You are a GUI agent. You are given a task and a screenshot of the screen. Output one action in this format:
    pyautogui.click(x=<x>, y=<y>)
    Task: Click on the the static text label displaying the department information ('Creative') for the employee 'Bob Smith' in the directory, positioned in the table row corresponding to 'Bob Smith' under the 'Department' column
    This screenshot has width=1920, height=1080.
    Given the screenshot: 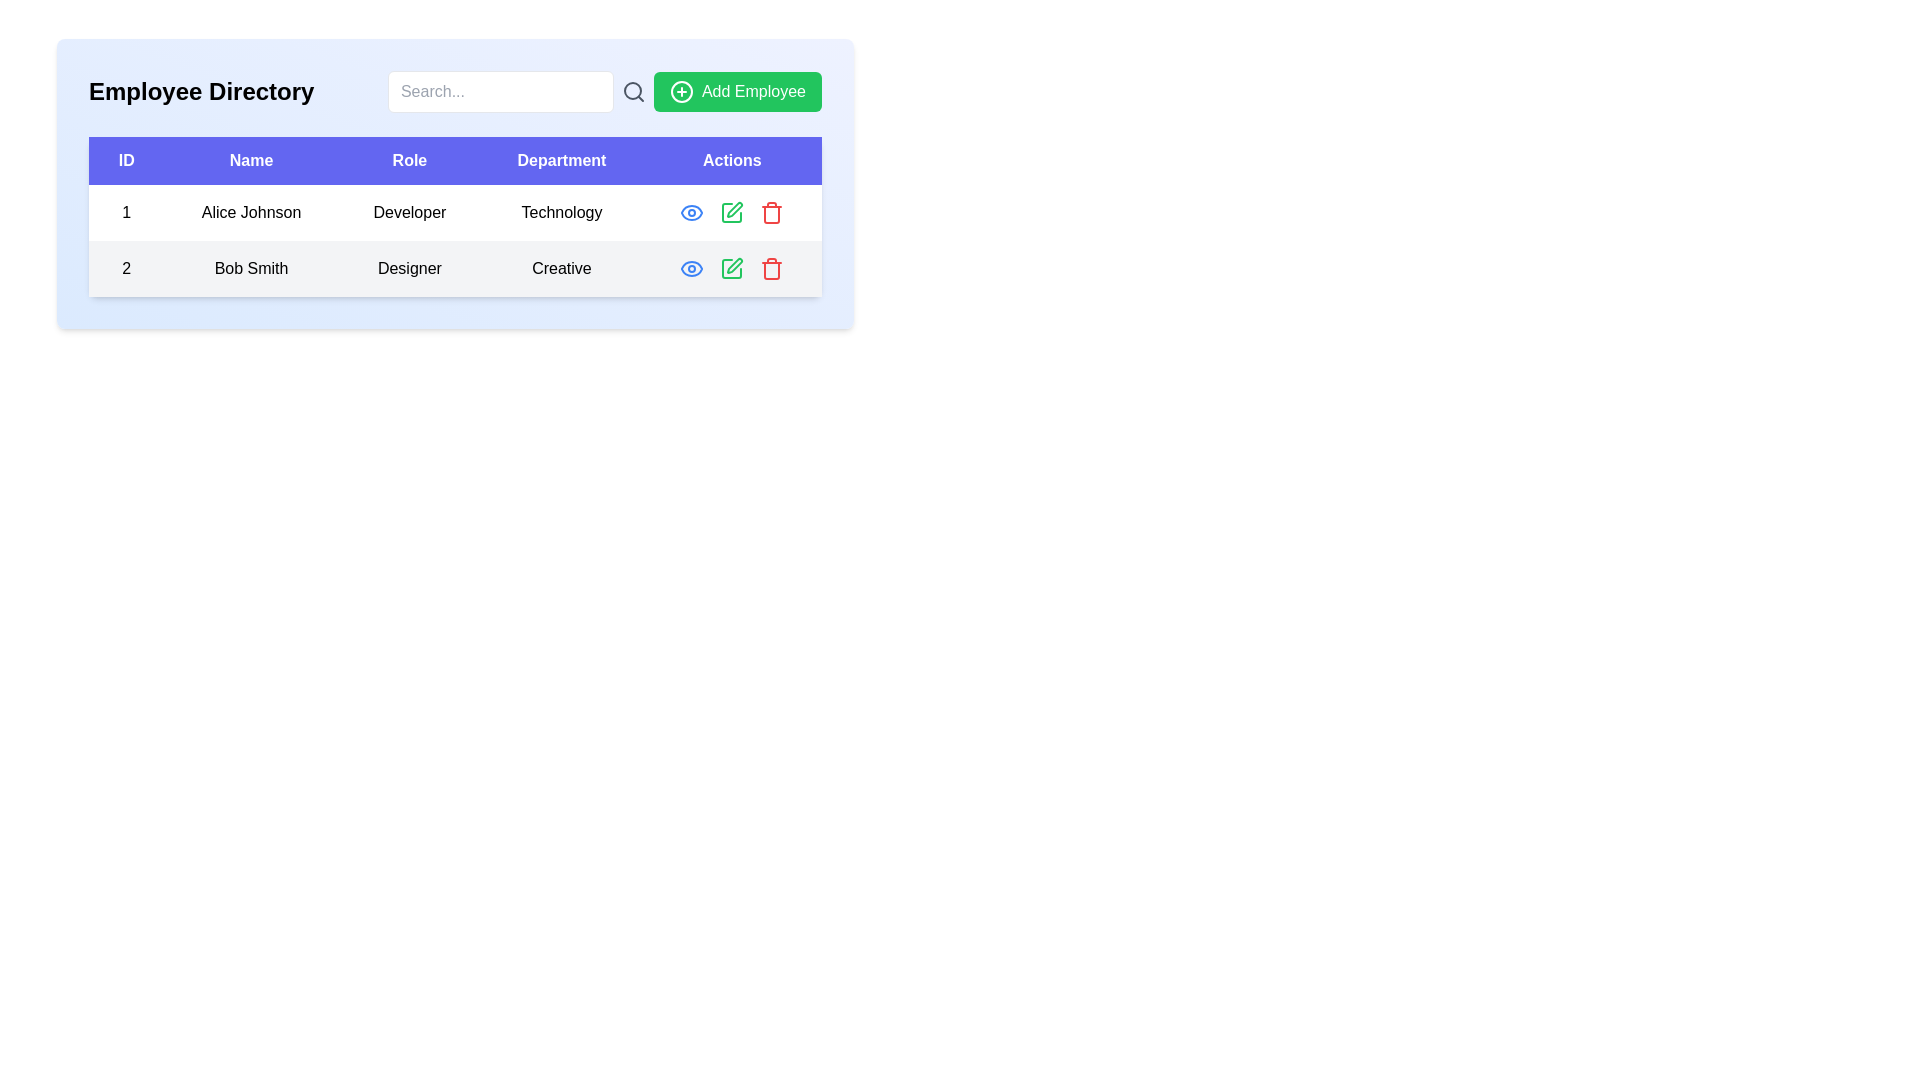 What is the action you would take?
    pyautogui.click(x=560, y=268)
    